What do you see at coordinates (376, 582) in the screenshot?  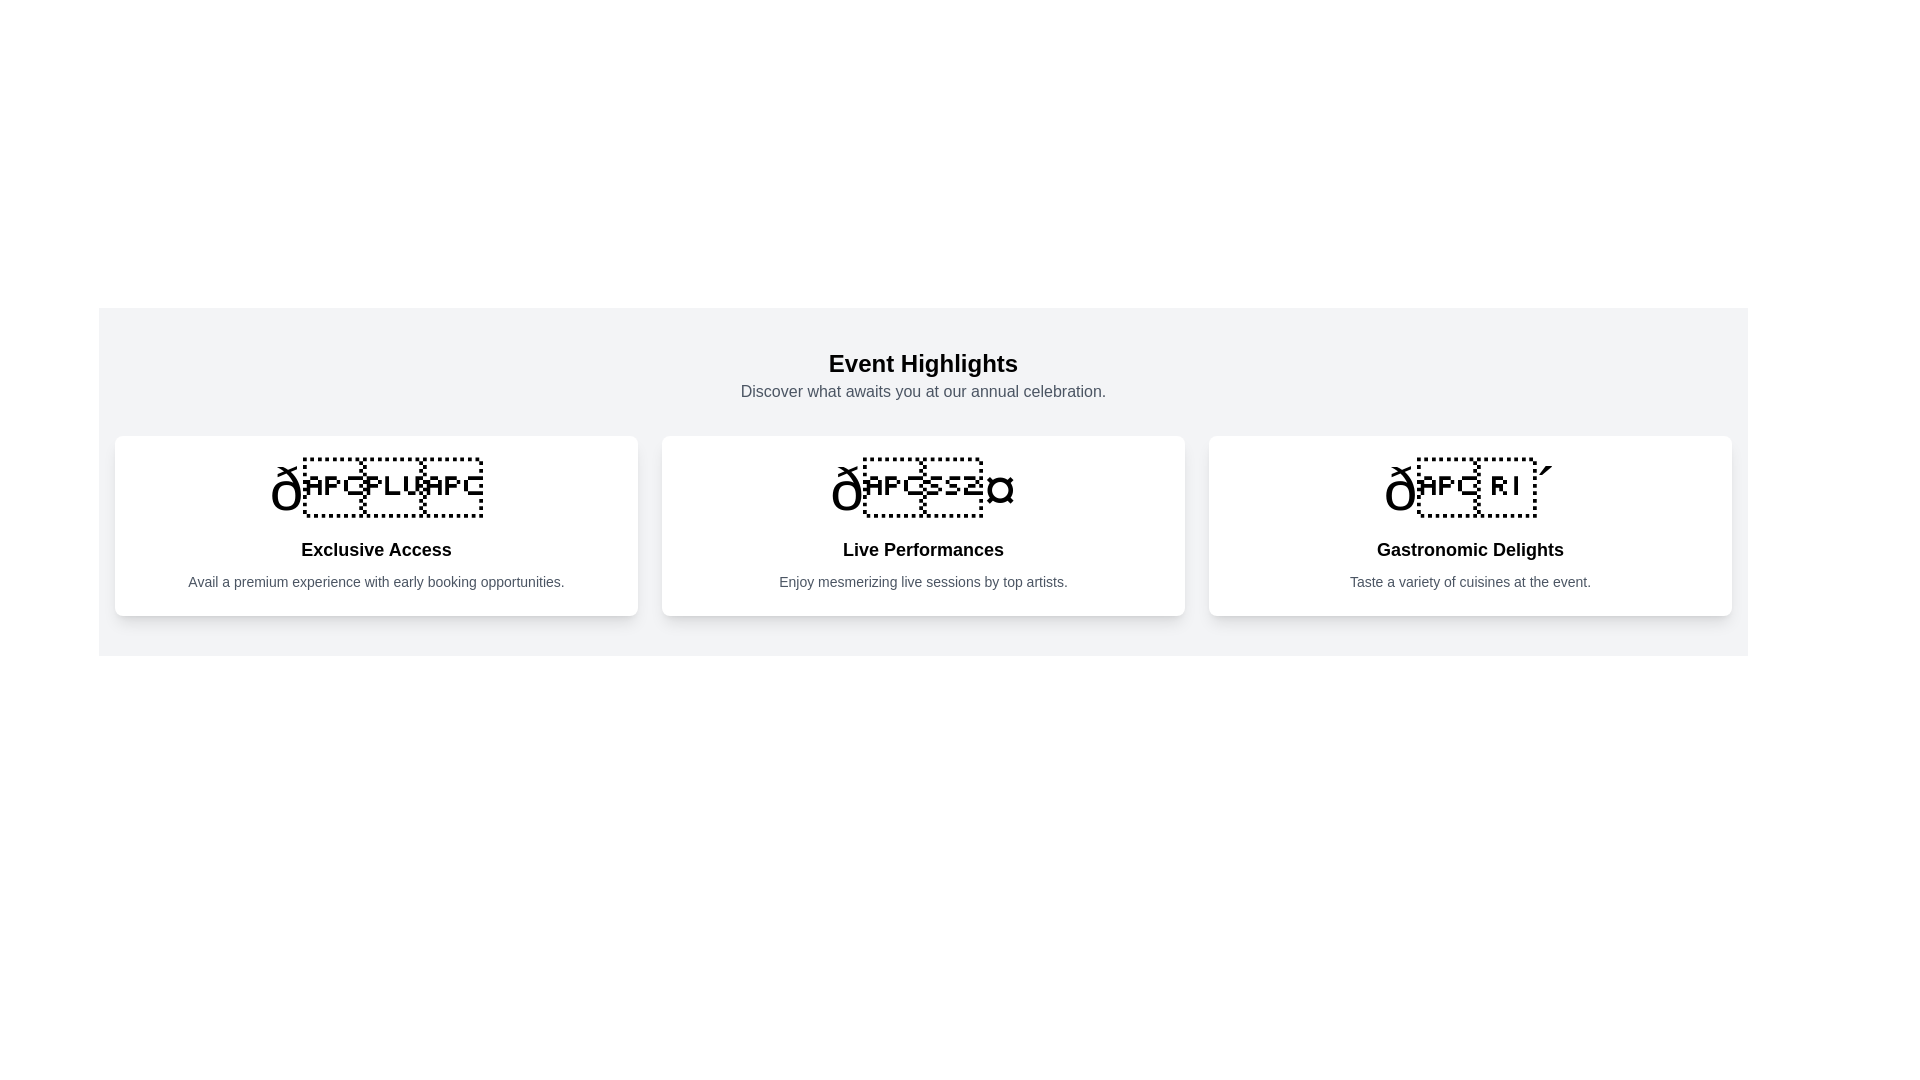 I see `descriptive text content emphasizing the benefits of early booking for a premium experience, which is located underneath the 'Exclusive Access' text in the leftmost card of a three-column layout` at bounding box center [376, 582].